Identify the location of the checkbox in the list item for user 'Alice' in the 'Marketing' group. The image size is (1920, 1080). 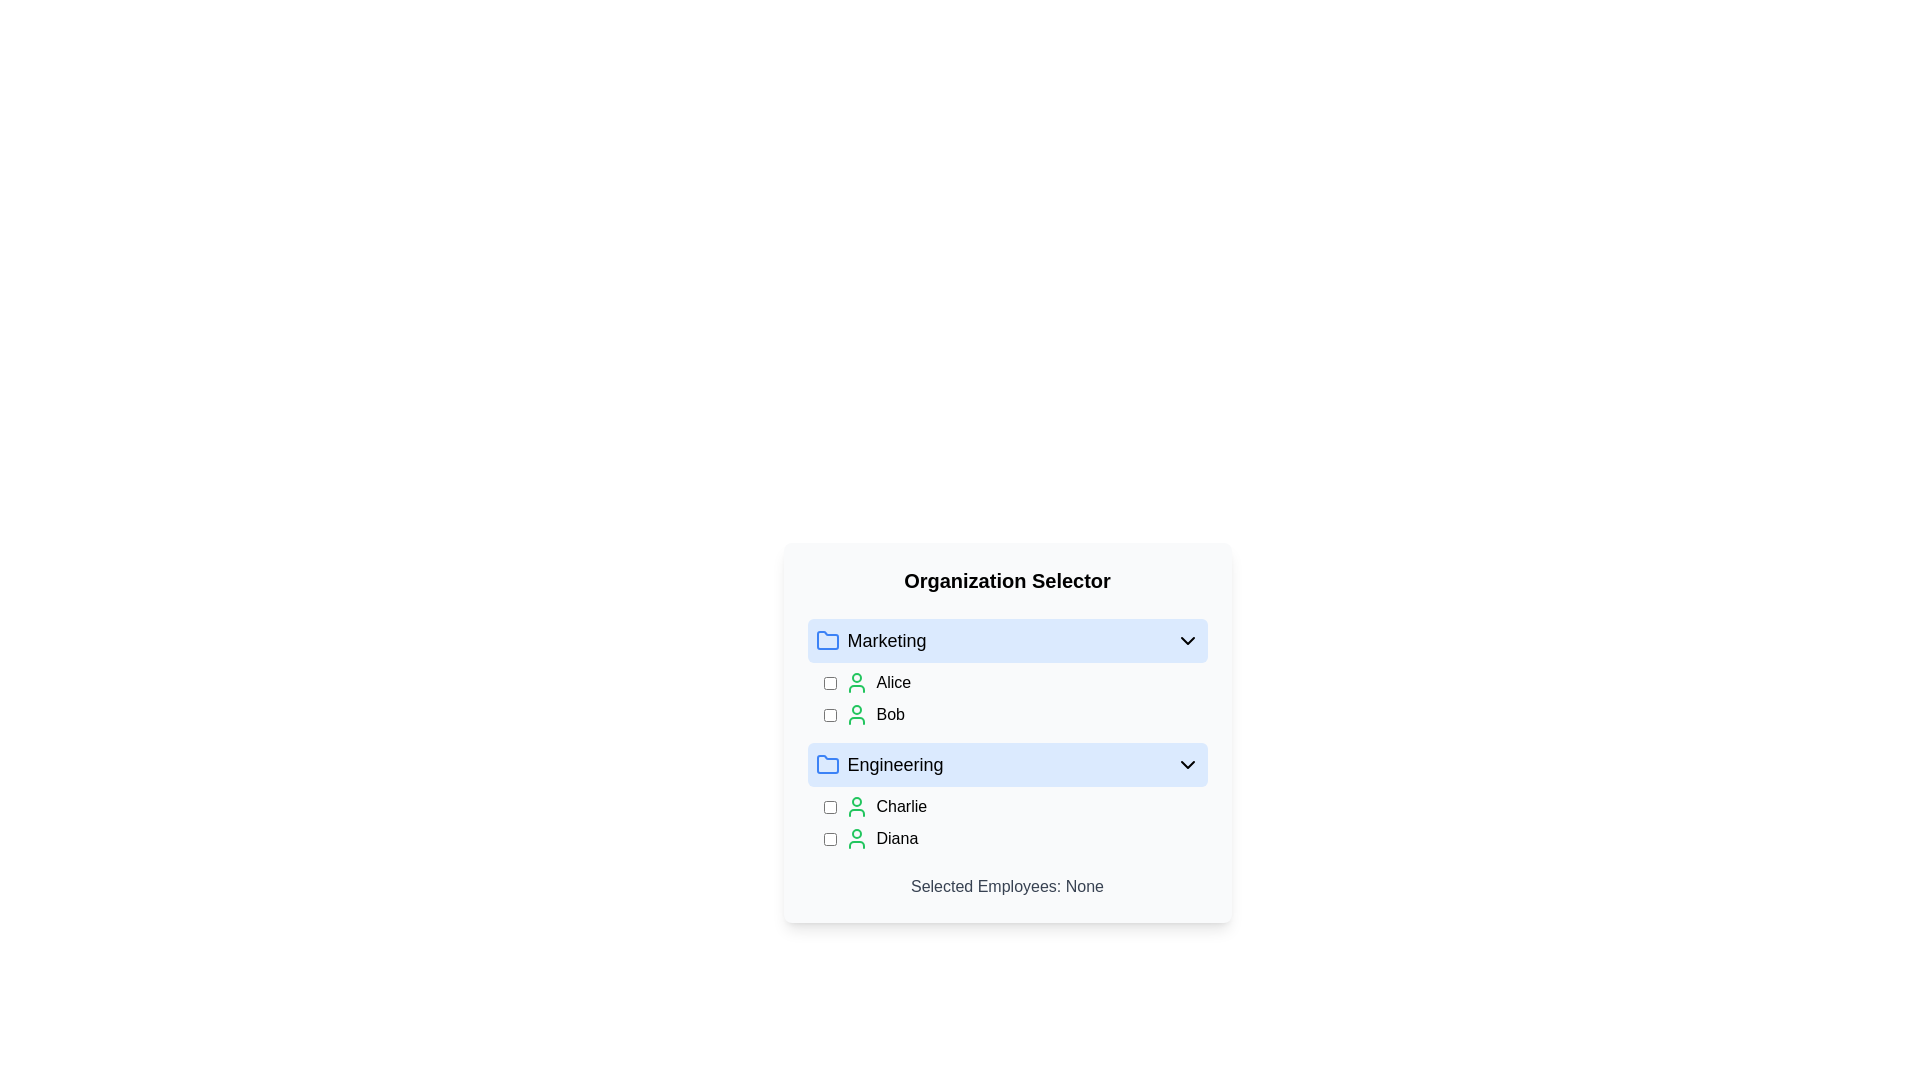
(1015, 681).